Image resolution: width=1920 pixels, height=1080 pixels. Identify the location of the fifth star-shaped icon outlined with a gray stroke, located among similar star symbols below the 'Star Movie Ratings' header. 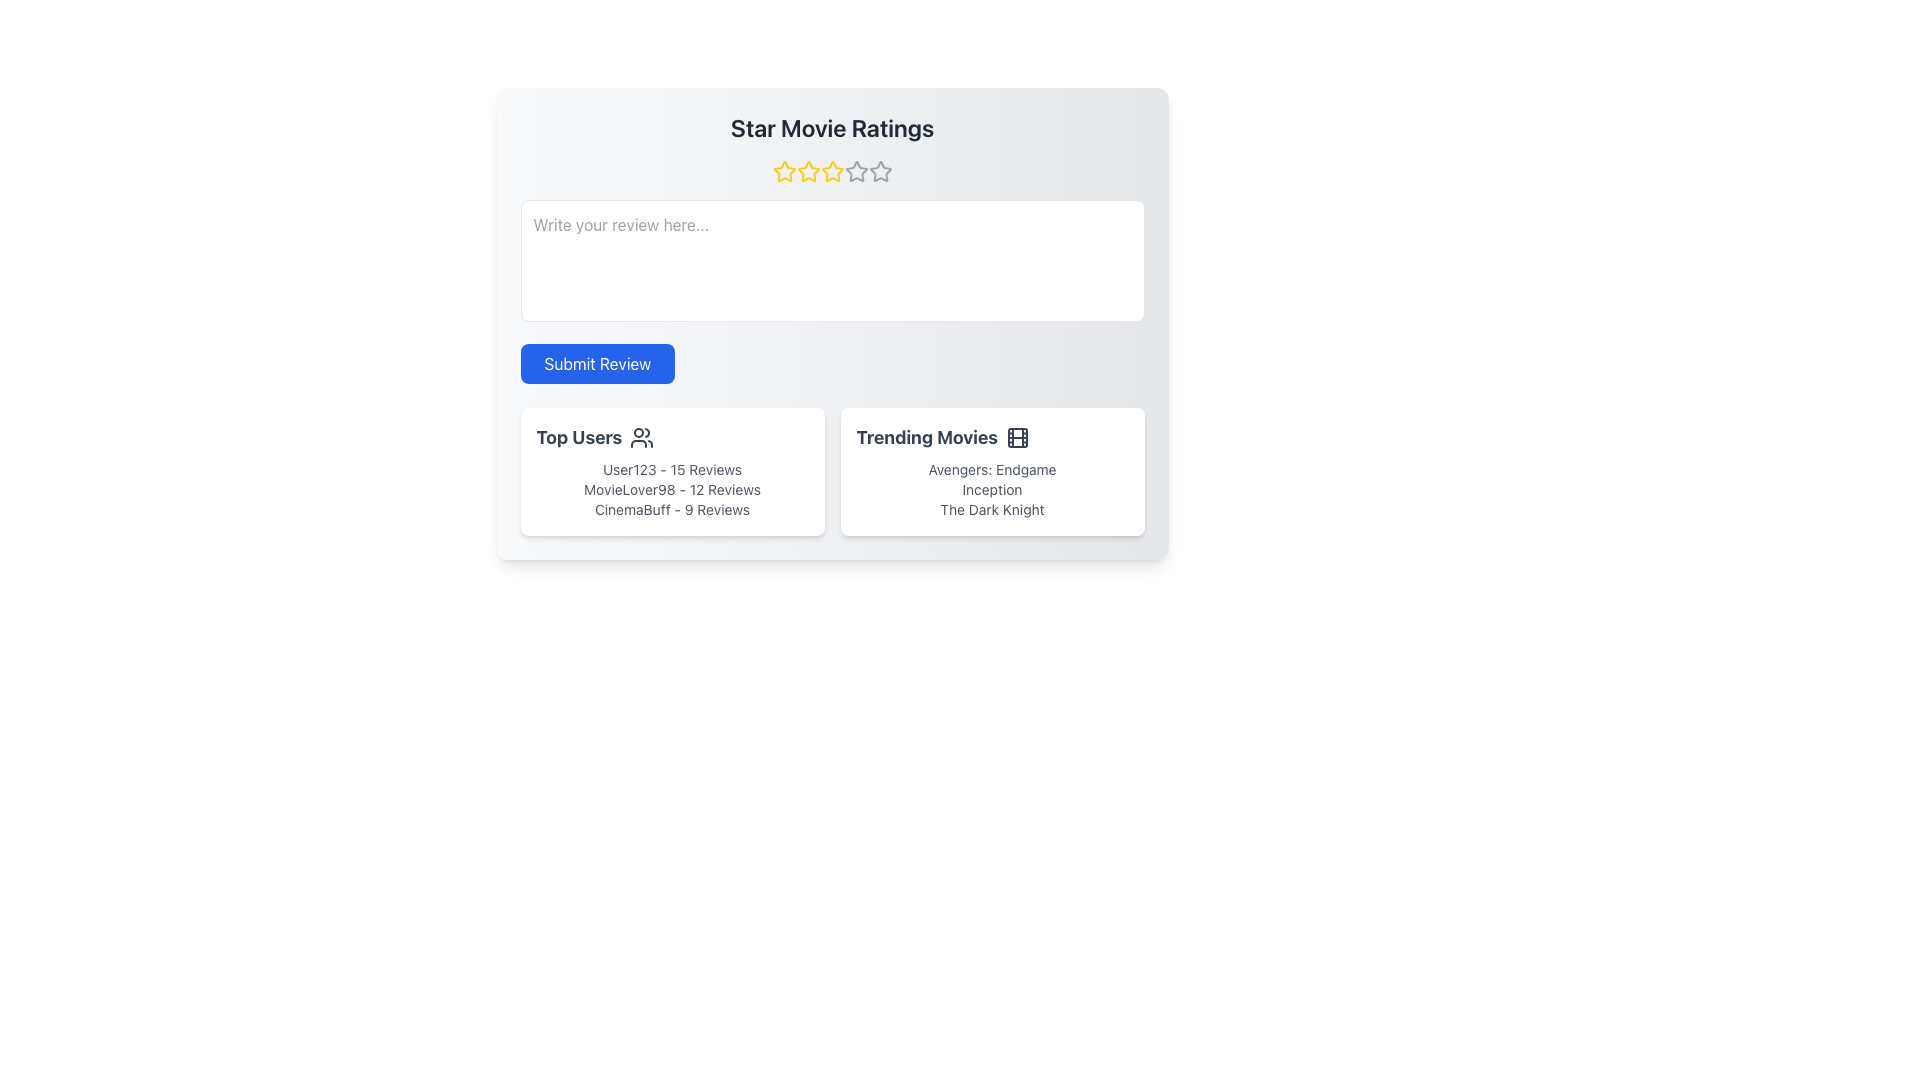
(880, 171).